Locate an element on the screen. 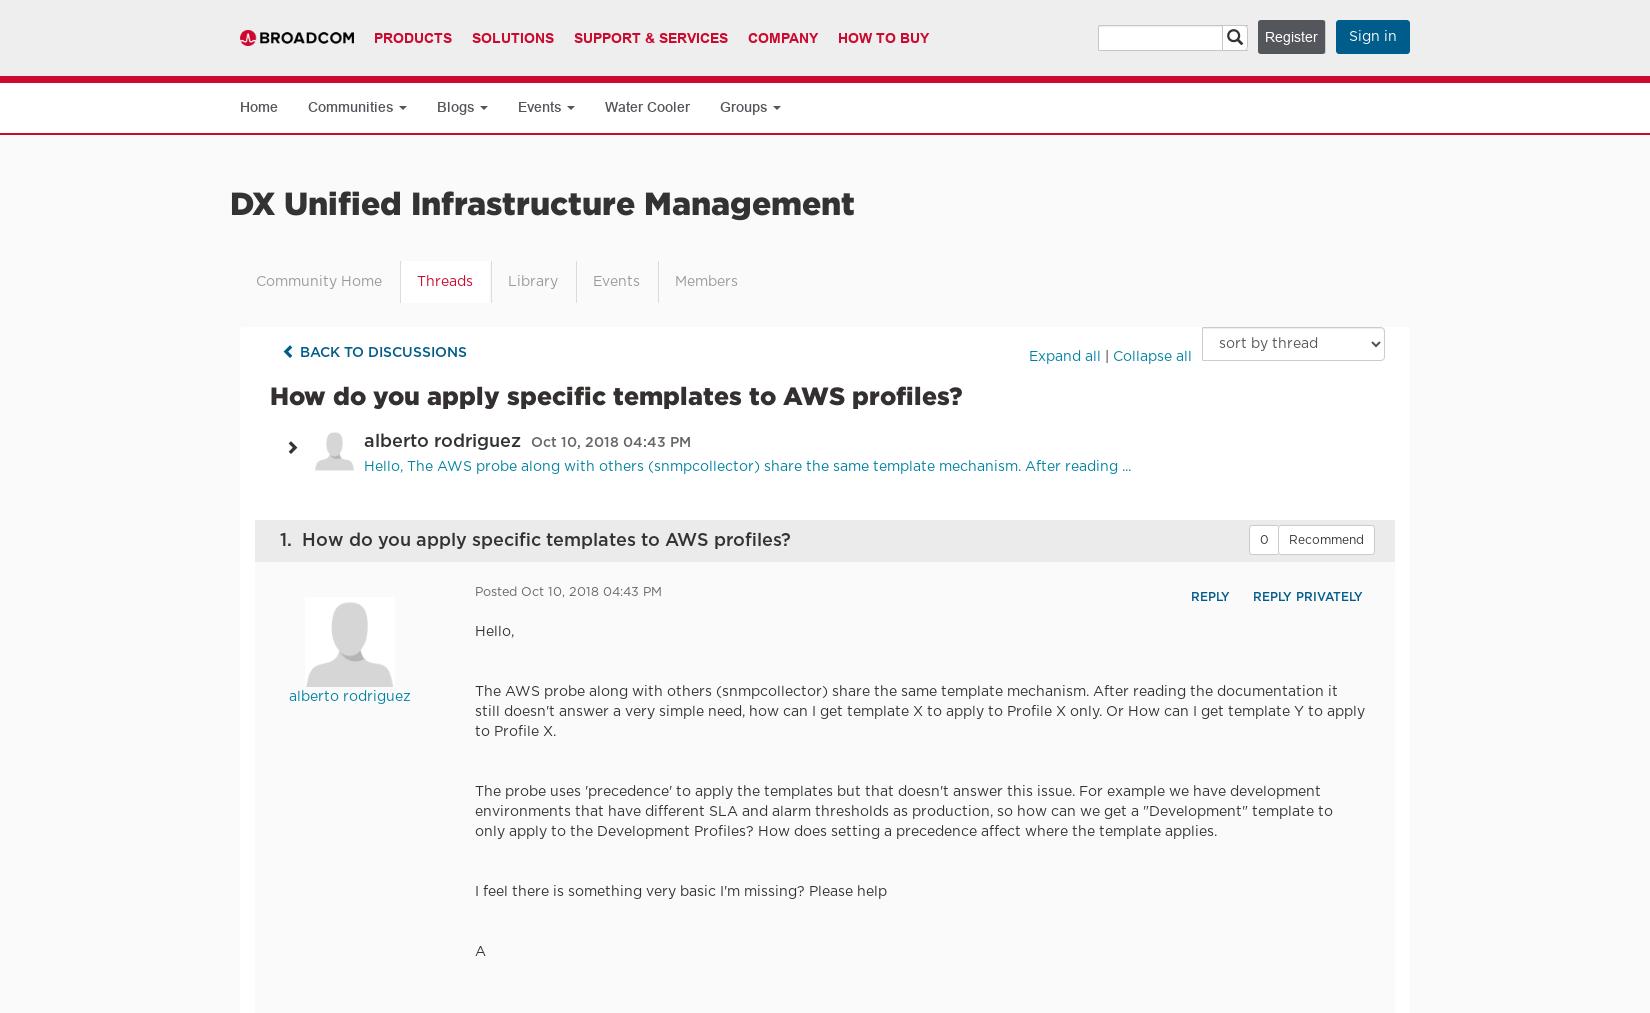 The image size is (1650, 1013). 'The probe uses 'precedence' to apply the templates but that doesn't answer this issue. For example we have development environments that have different SLA and alarm thresholds as production, so how can we get a "Development" template to only apply to the Development Profiles? How does setting a precedence affect where the template applies.' is located at coordinates (904, 811).